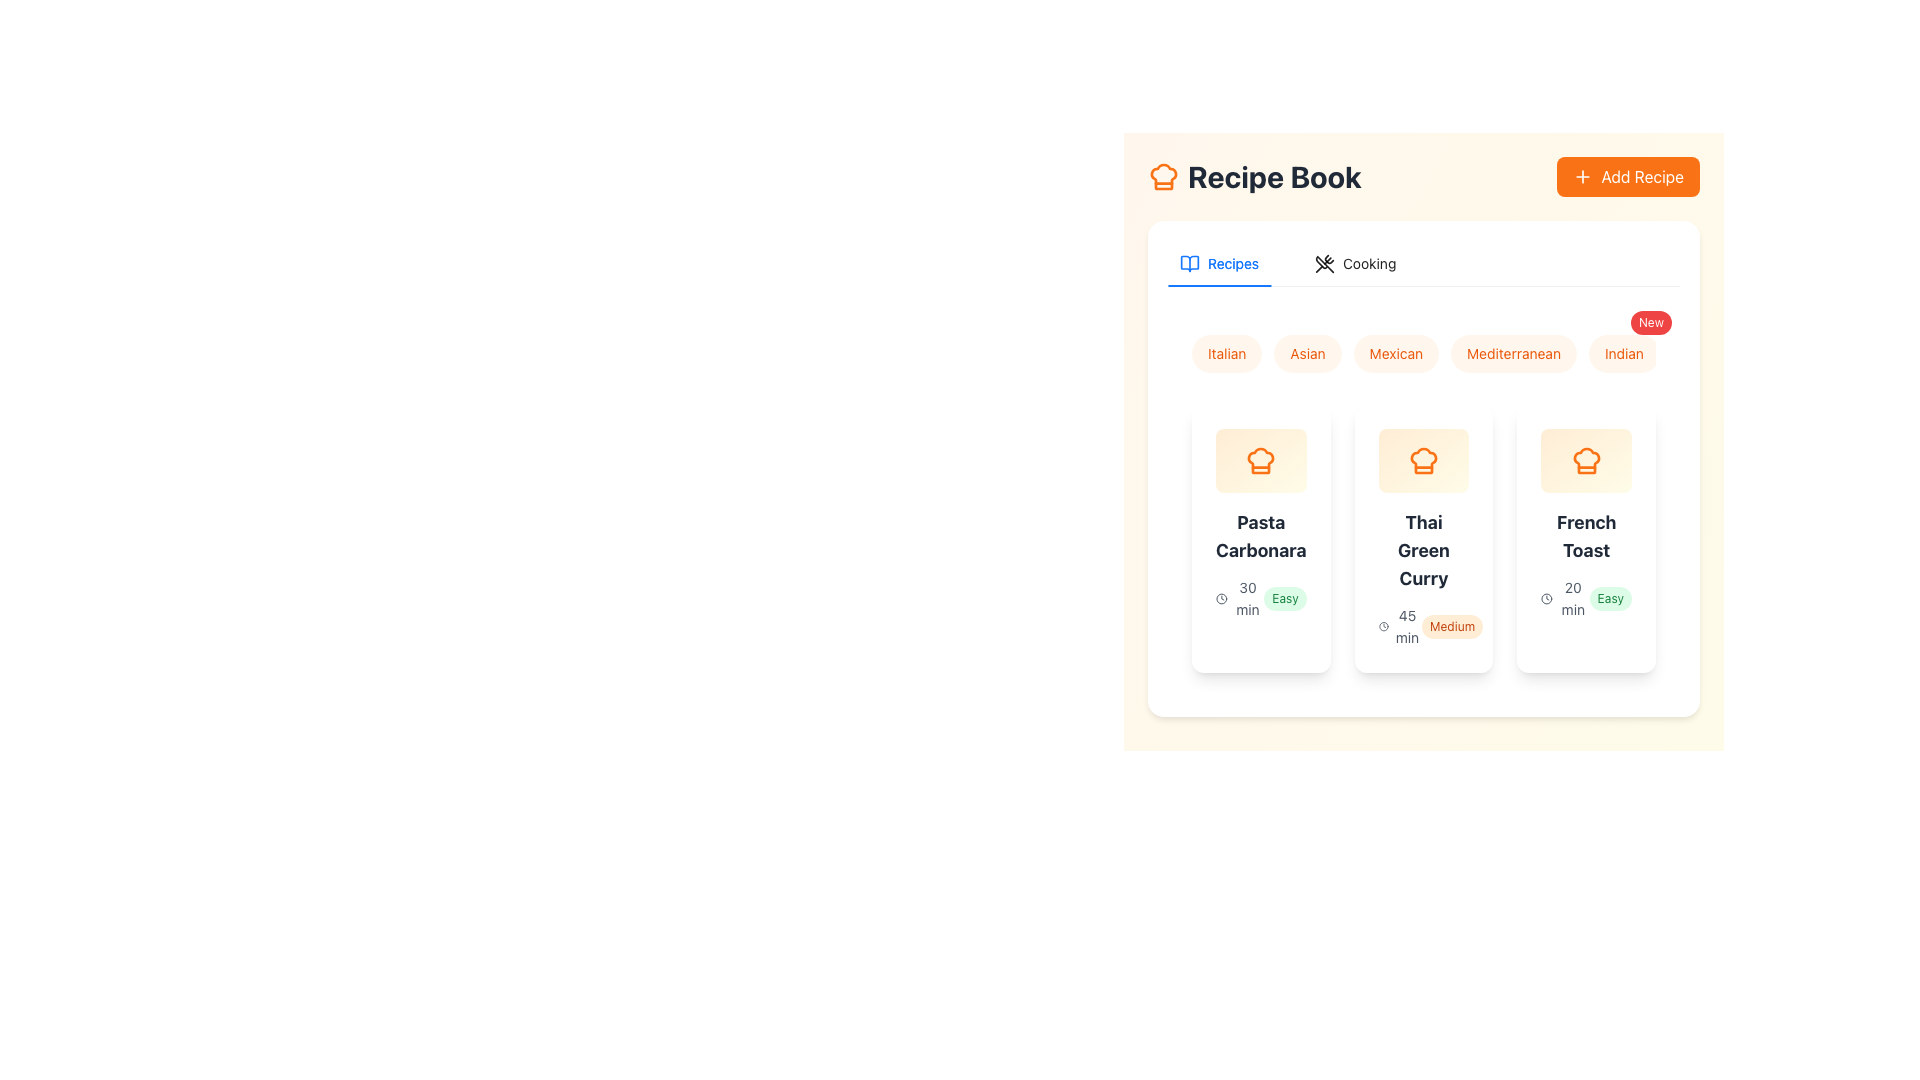 The height and width of the screenshot is (1080, 1920). What do you see at coordinates (1585, 461) in the screenshot?
I see `the bold orange chef hat icon located at the center of the 'French Toast' card in the third column of the grid layout for interaction` at bounding box center [1585, 461].